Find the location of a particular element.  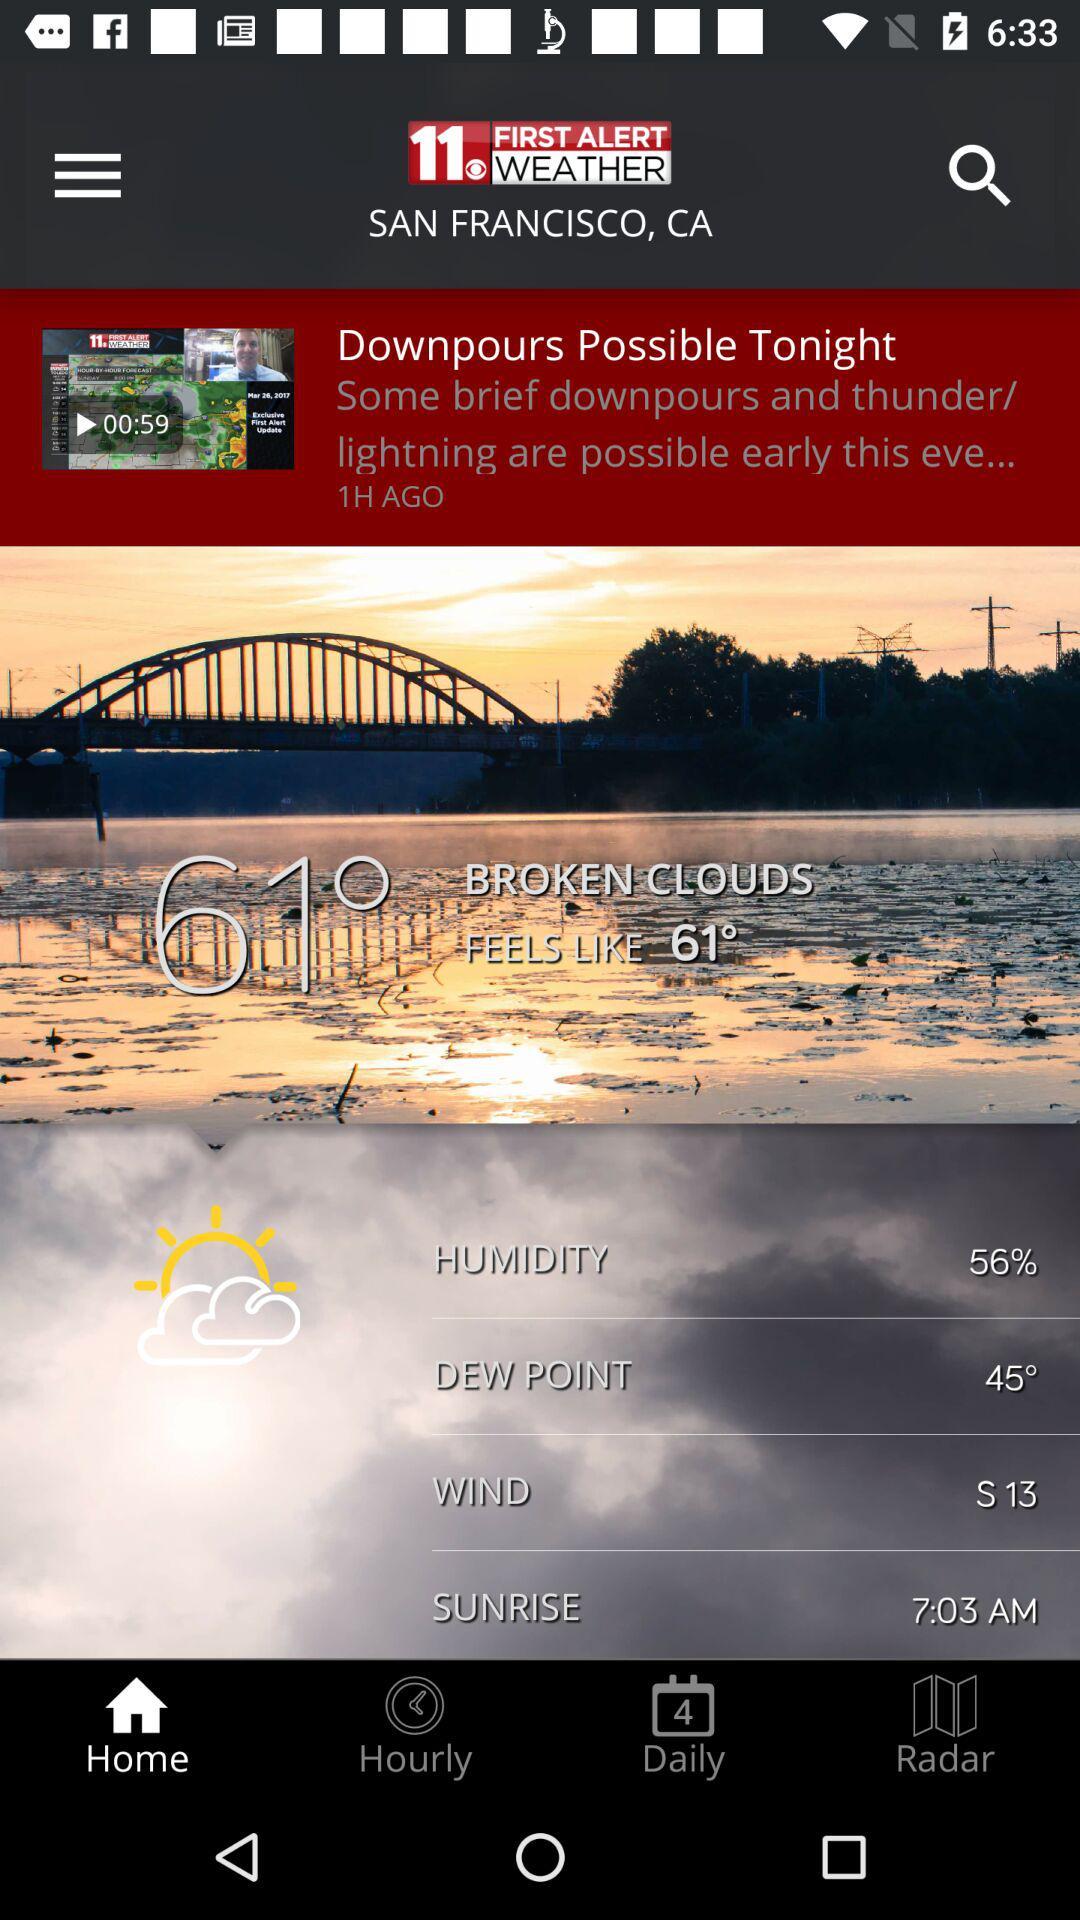

icon next to home is located at coordinates (413, 1726).